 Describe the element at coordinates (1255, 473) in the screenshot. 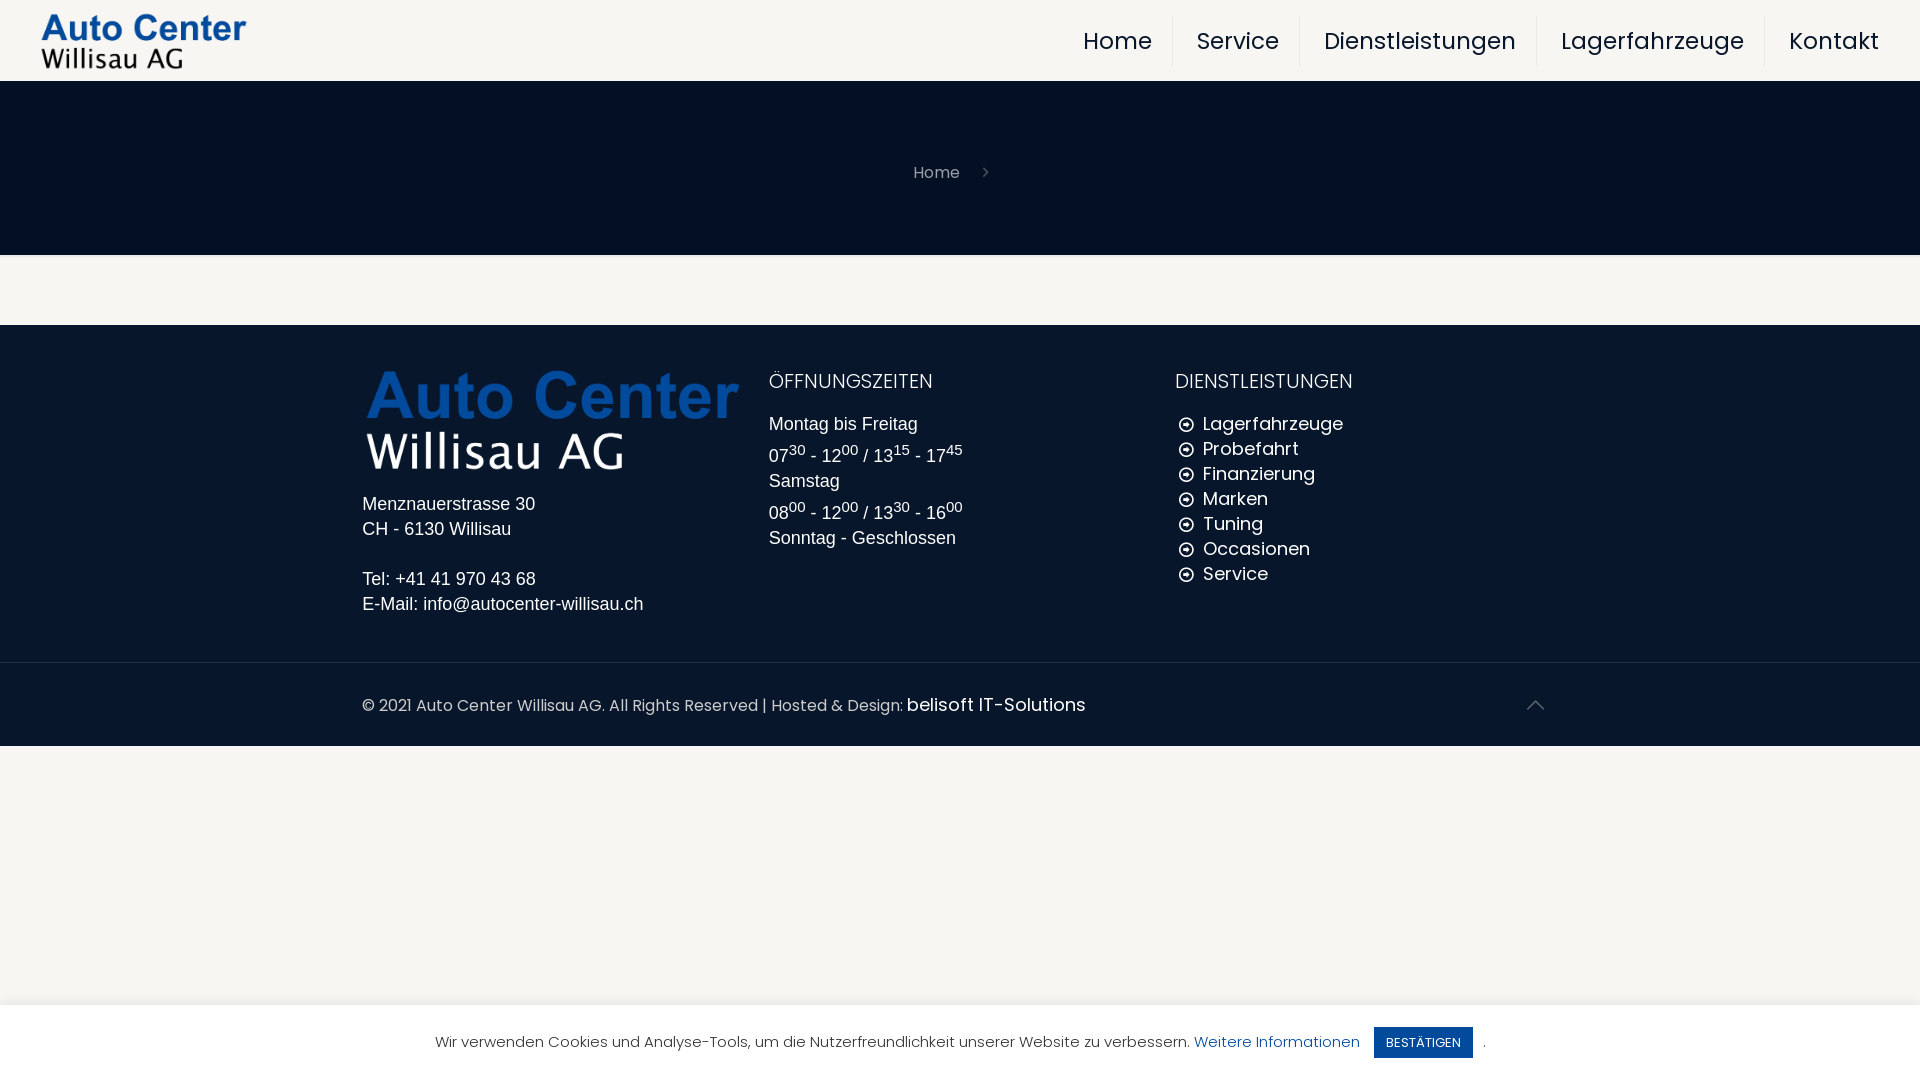

I see `'Finanzierung'` at that location.